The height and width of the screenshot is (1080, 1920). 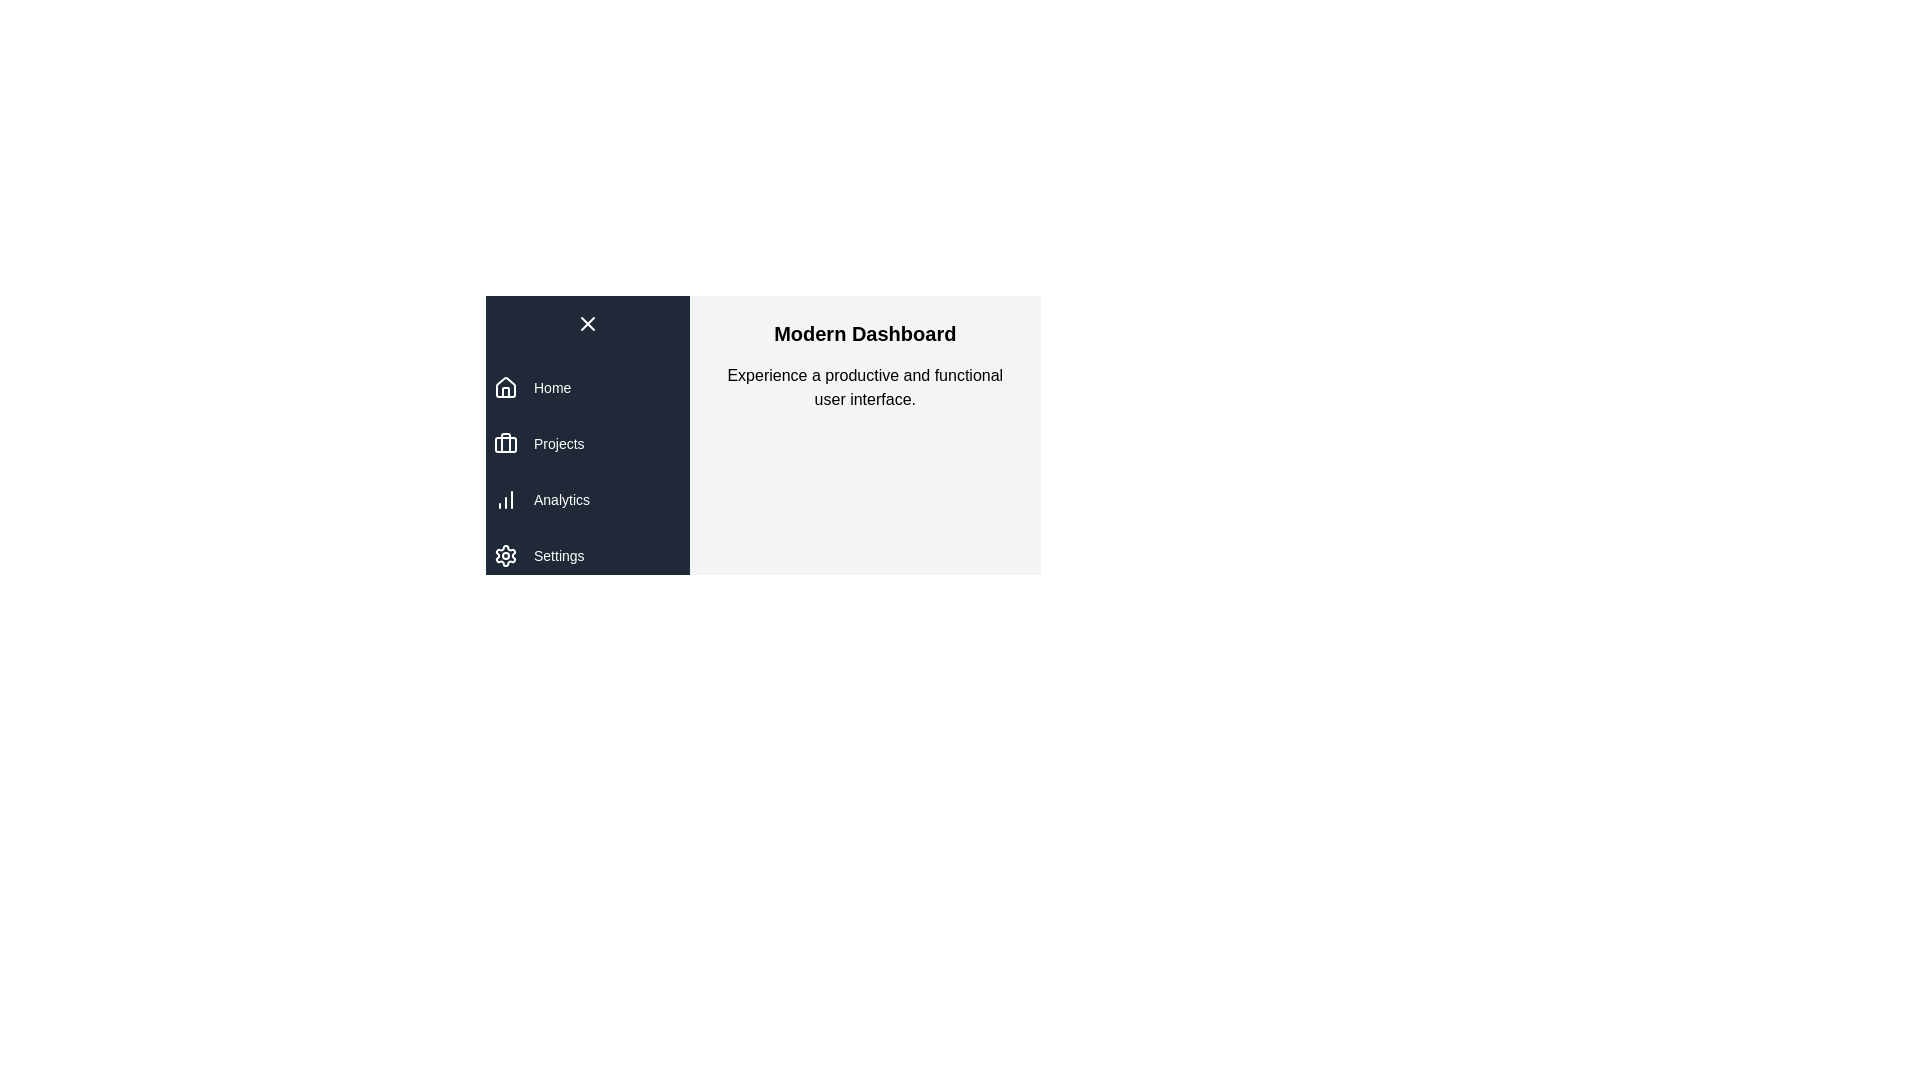 What do you see at coordinates (559, 442) in the screenshot?
I see `the navigation item Projects to navigate to the corresponding section` at bounding box center [559, 442].